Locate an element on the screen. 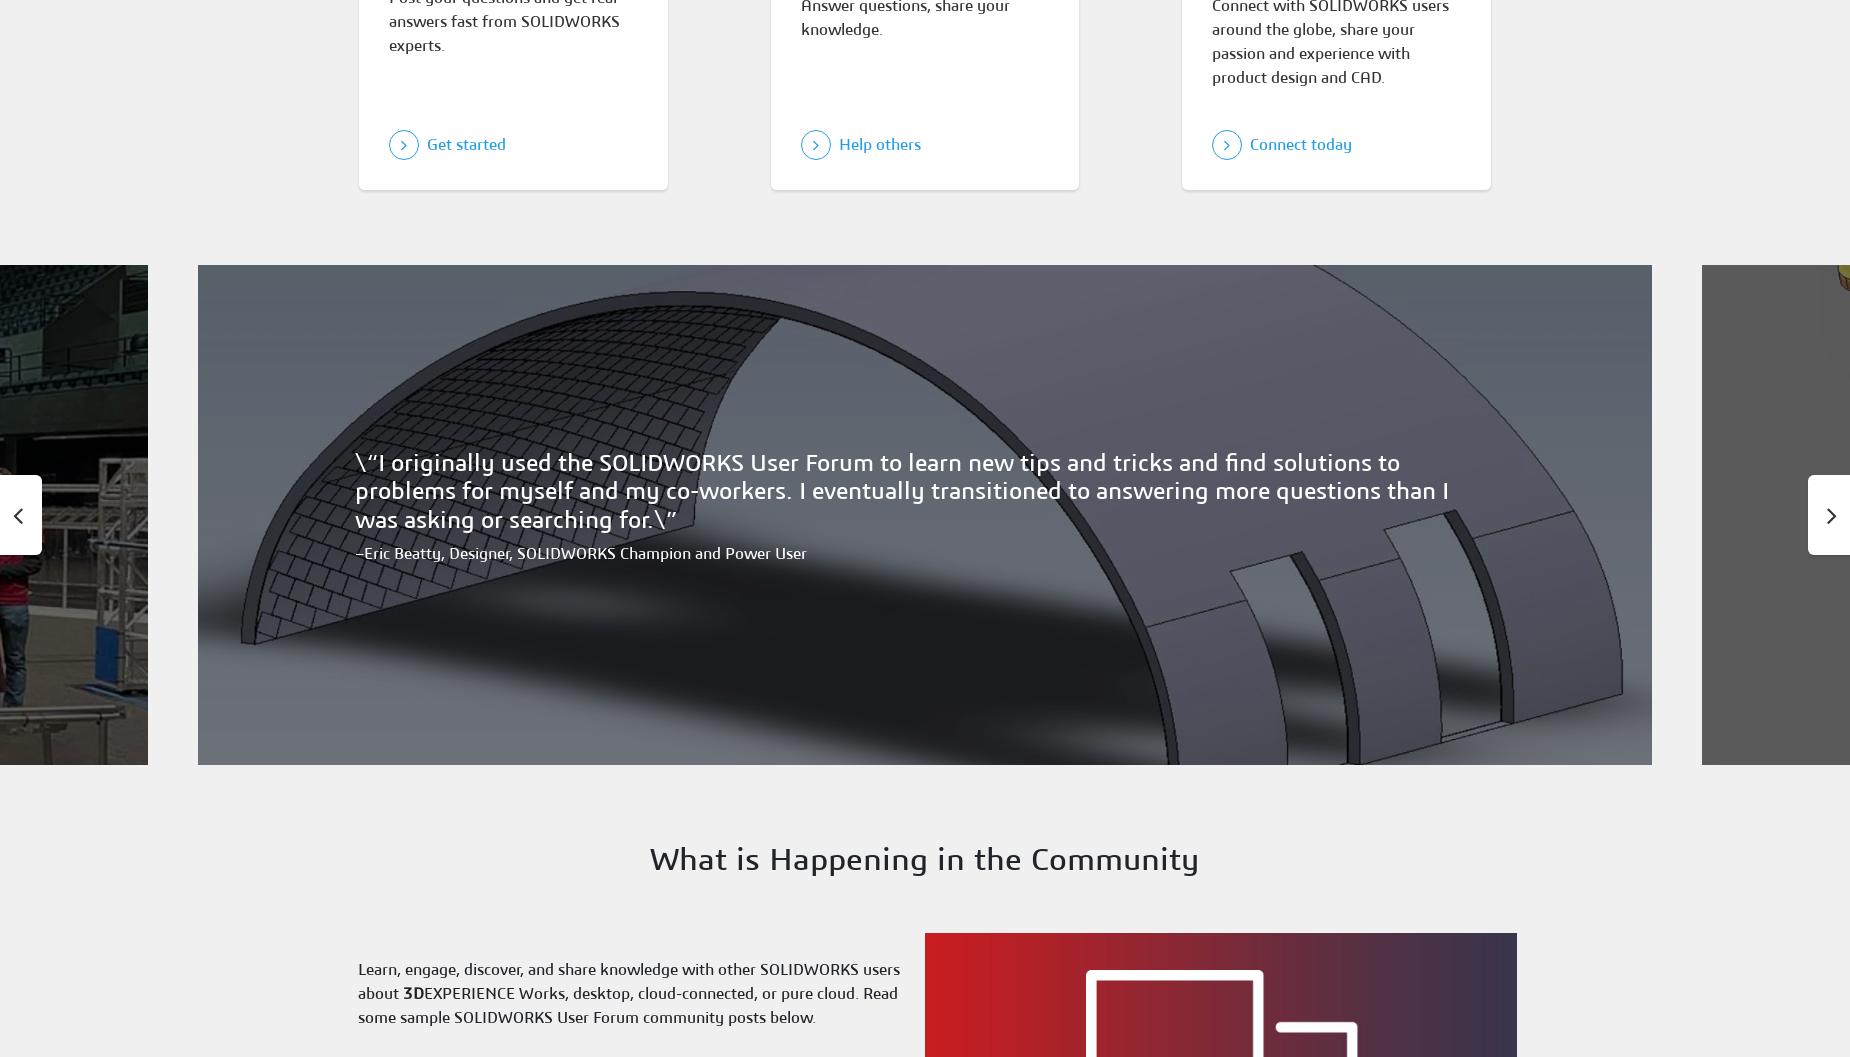 This screenshot has height=1057, width=1850. '©2002-2023 Dassault Systemes SolidWorks Corporation' is located at coordinates (771, 917).